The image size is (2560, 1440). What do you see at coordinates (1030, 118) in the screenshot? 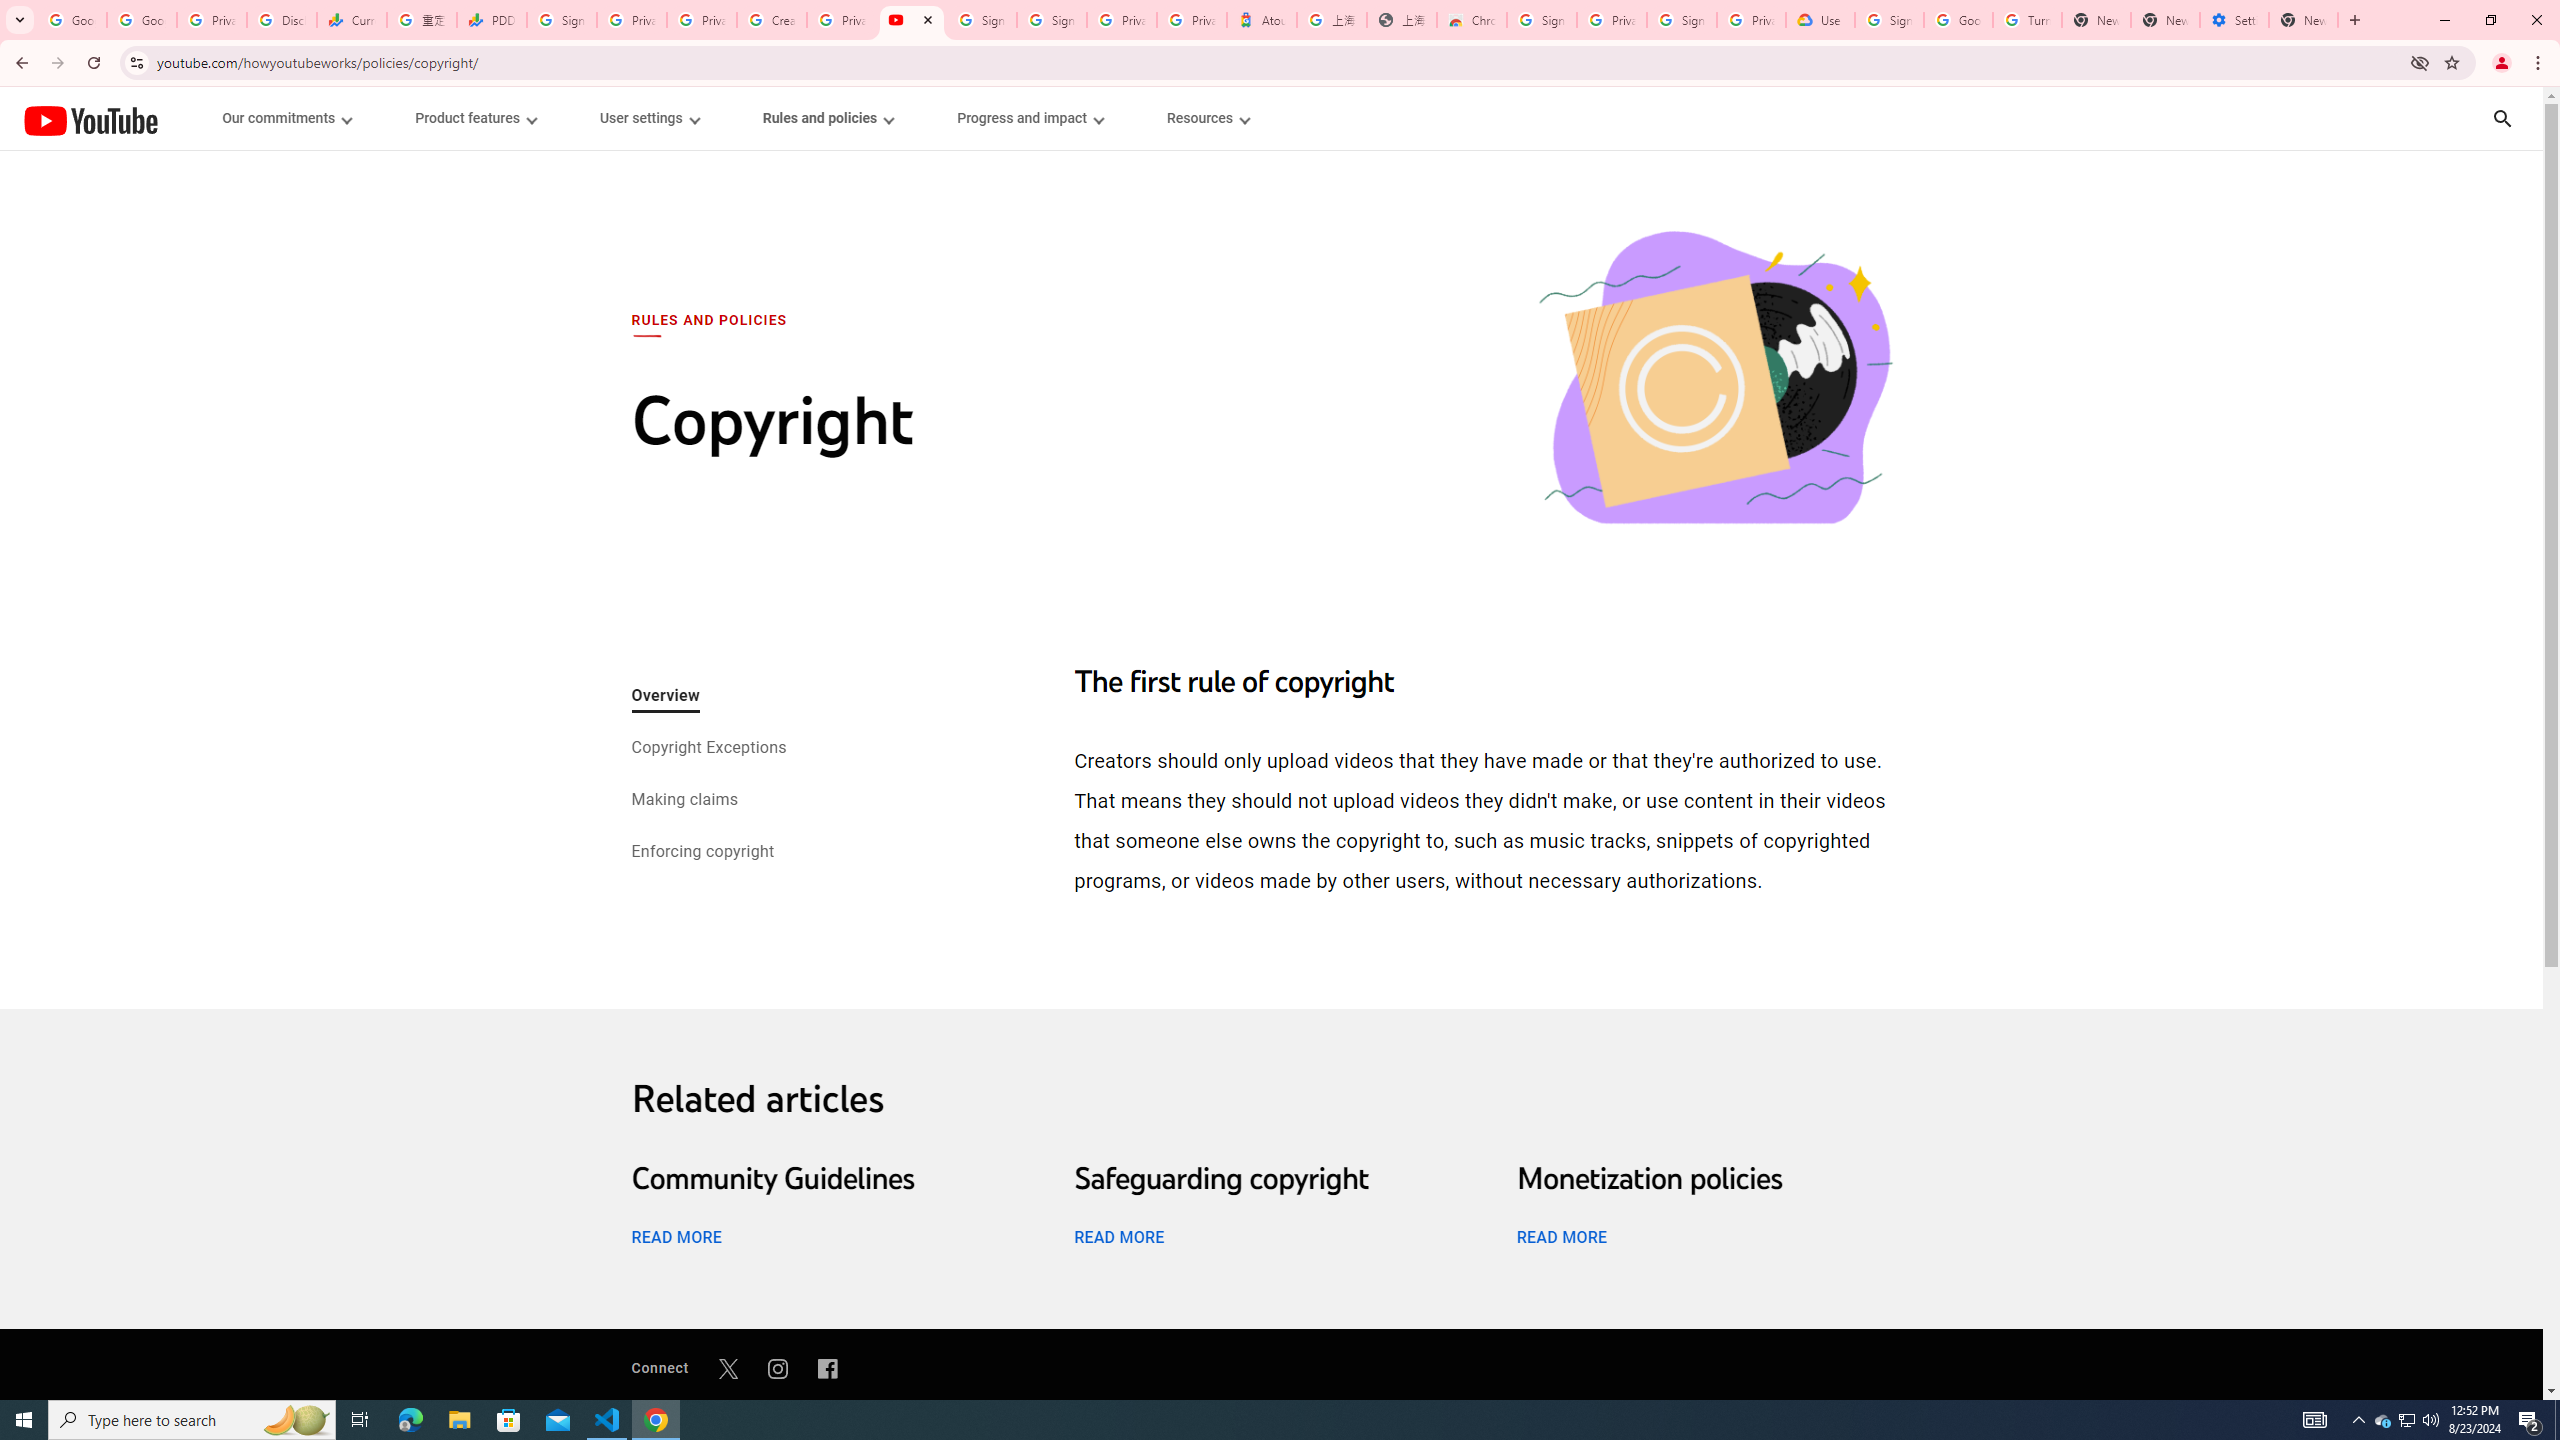
I see `'Progress and impact menupopup'` at bounding box center [1030, 118].